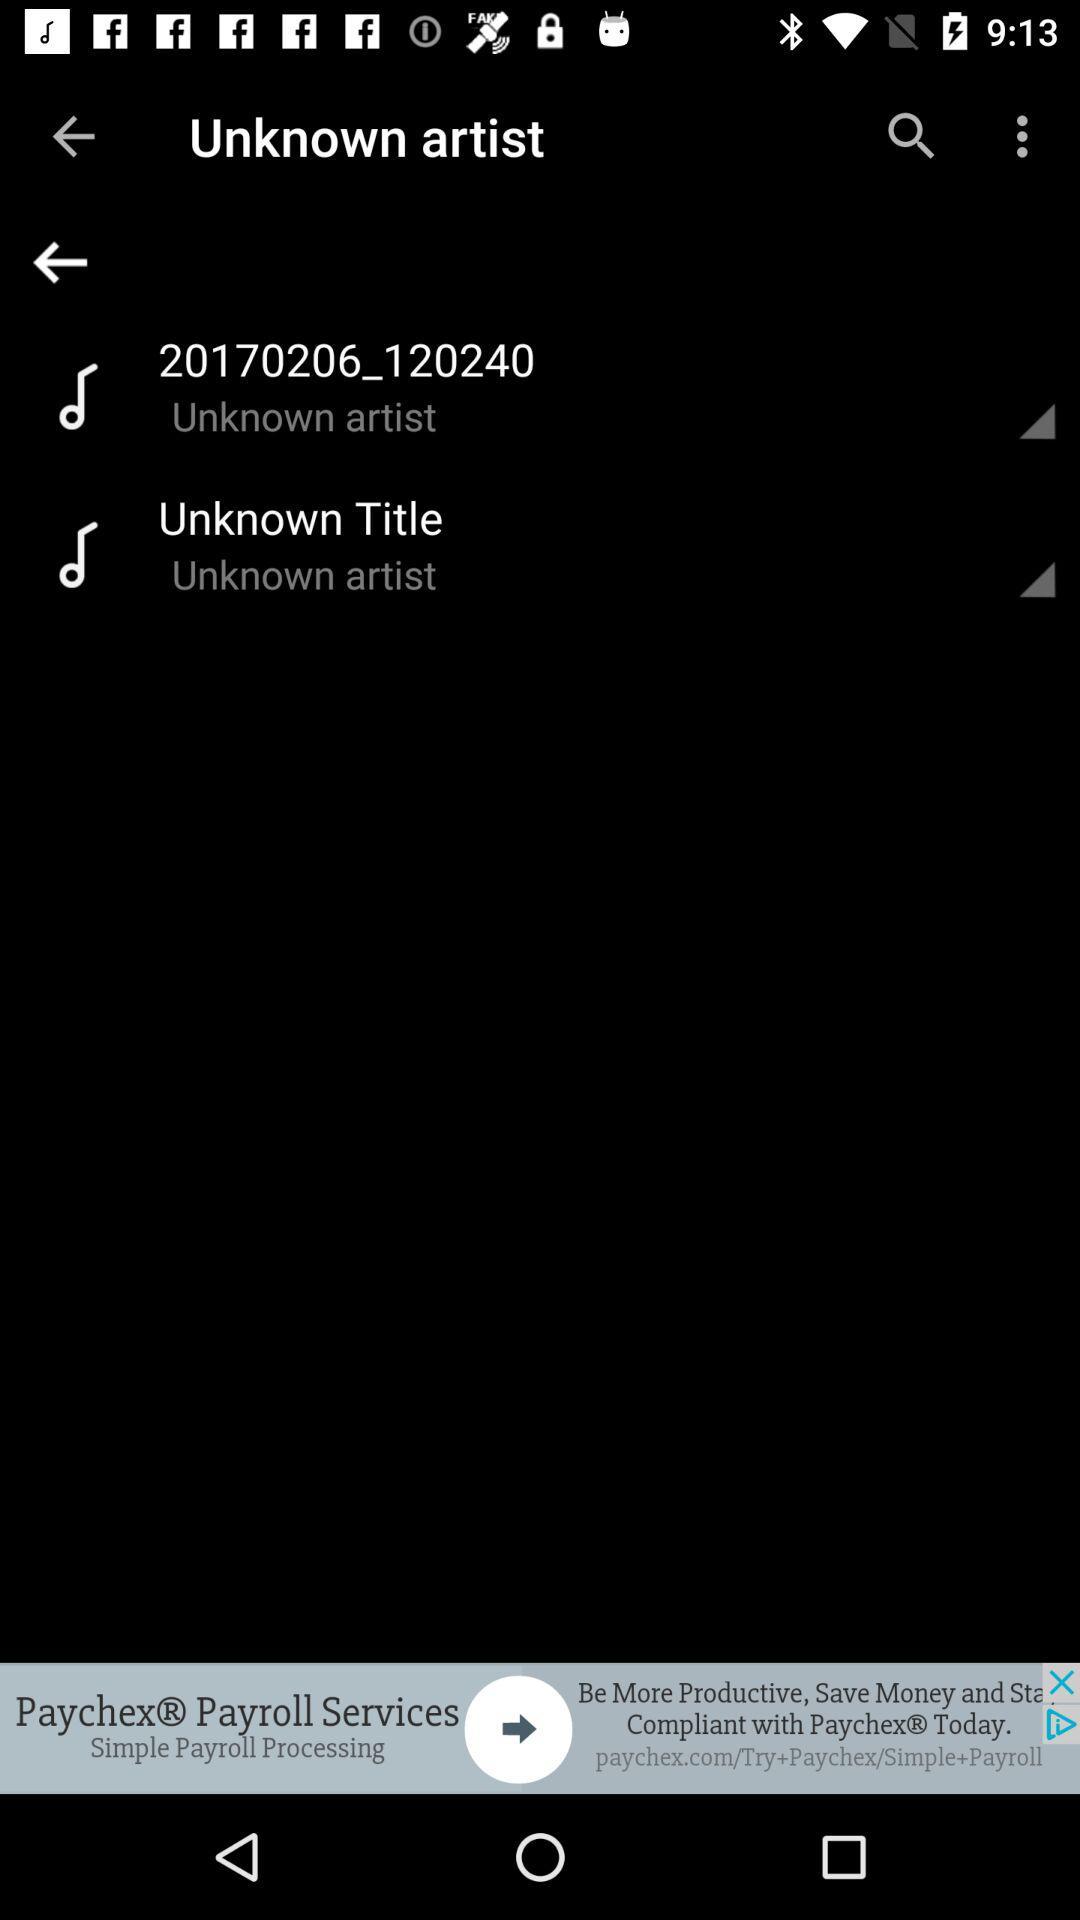 The height and width of the screenshot is (1920, 1080). I want to click on advertisements banner, so click(540, 1727).